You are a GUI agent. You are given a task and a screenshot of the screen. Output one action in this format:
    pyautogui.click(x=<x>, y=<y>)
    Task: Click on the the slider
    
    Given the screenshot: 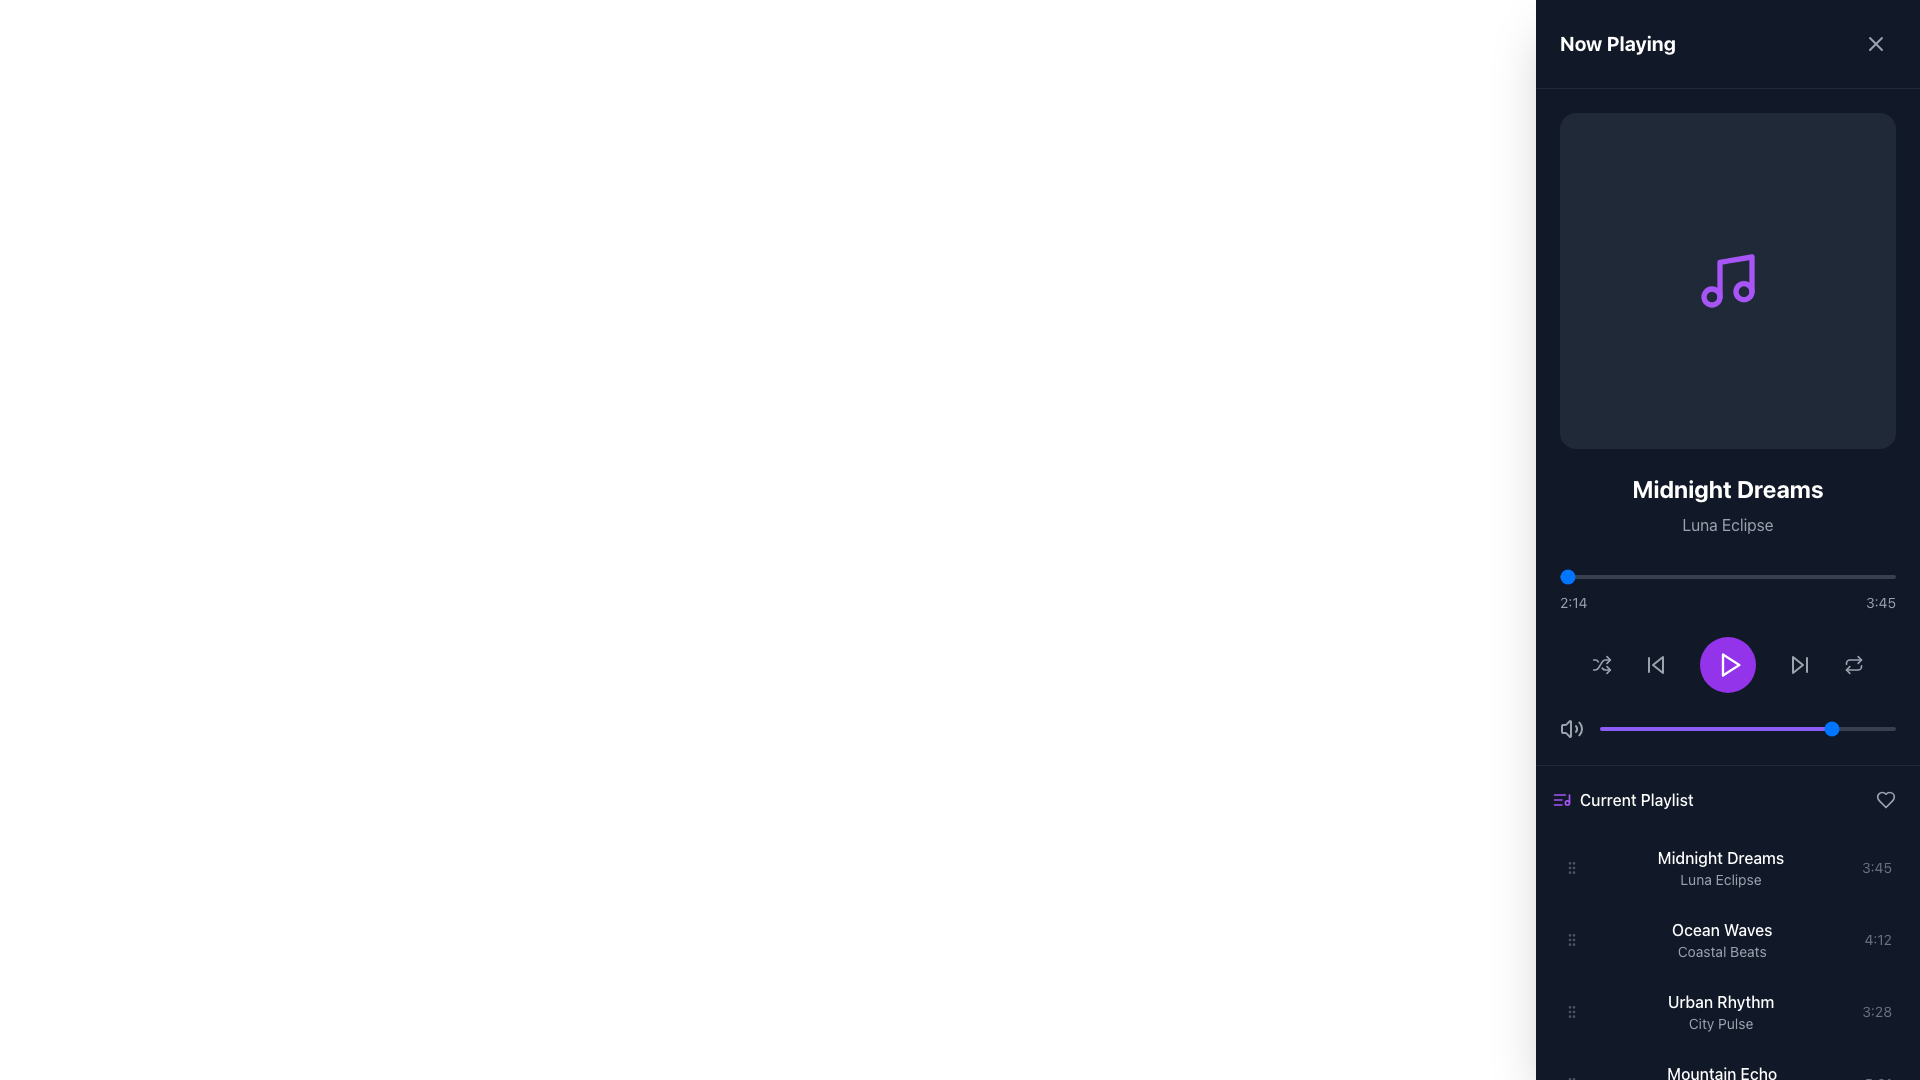 What is the action you would take?
    pyautogui.click(x=1687, y=729)
    